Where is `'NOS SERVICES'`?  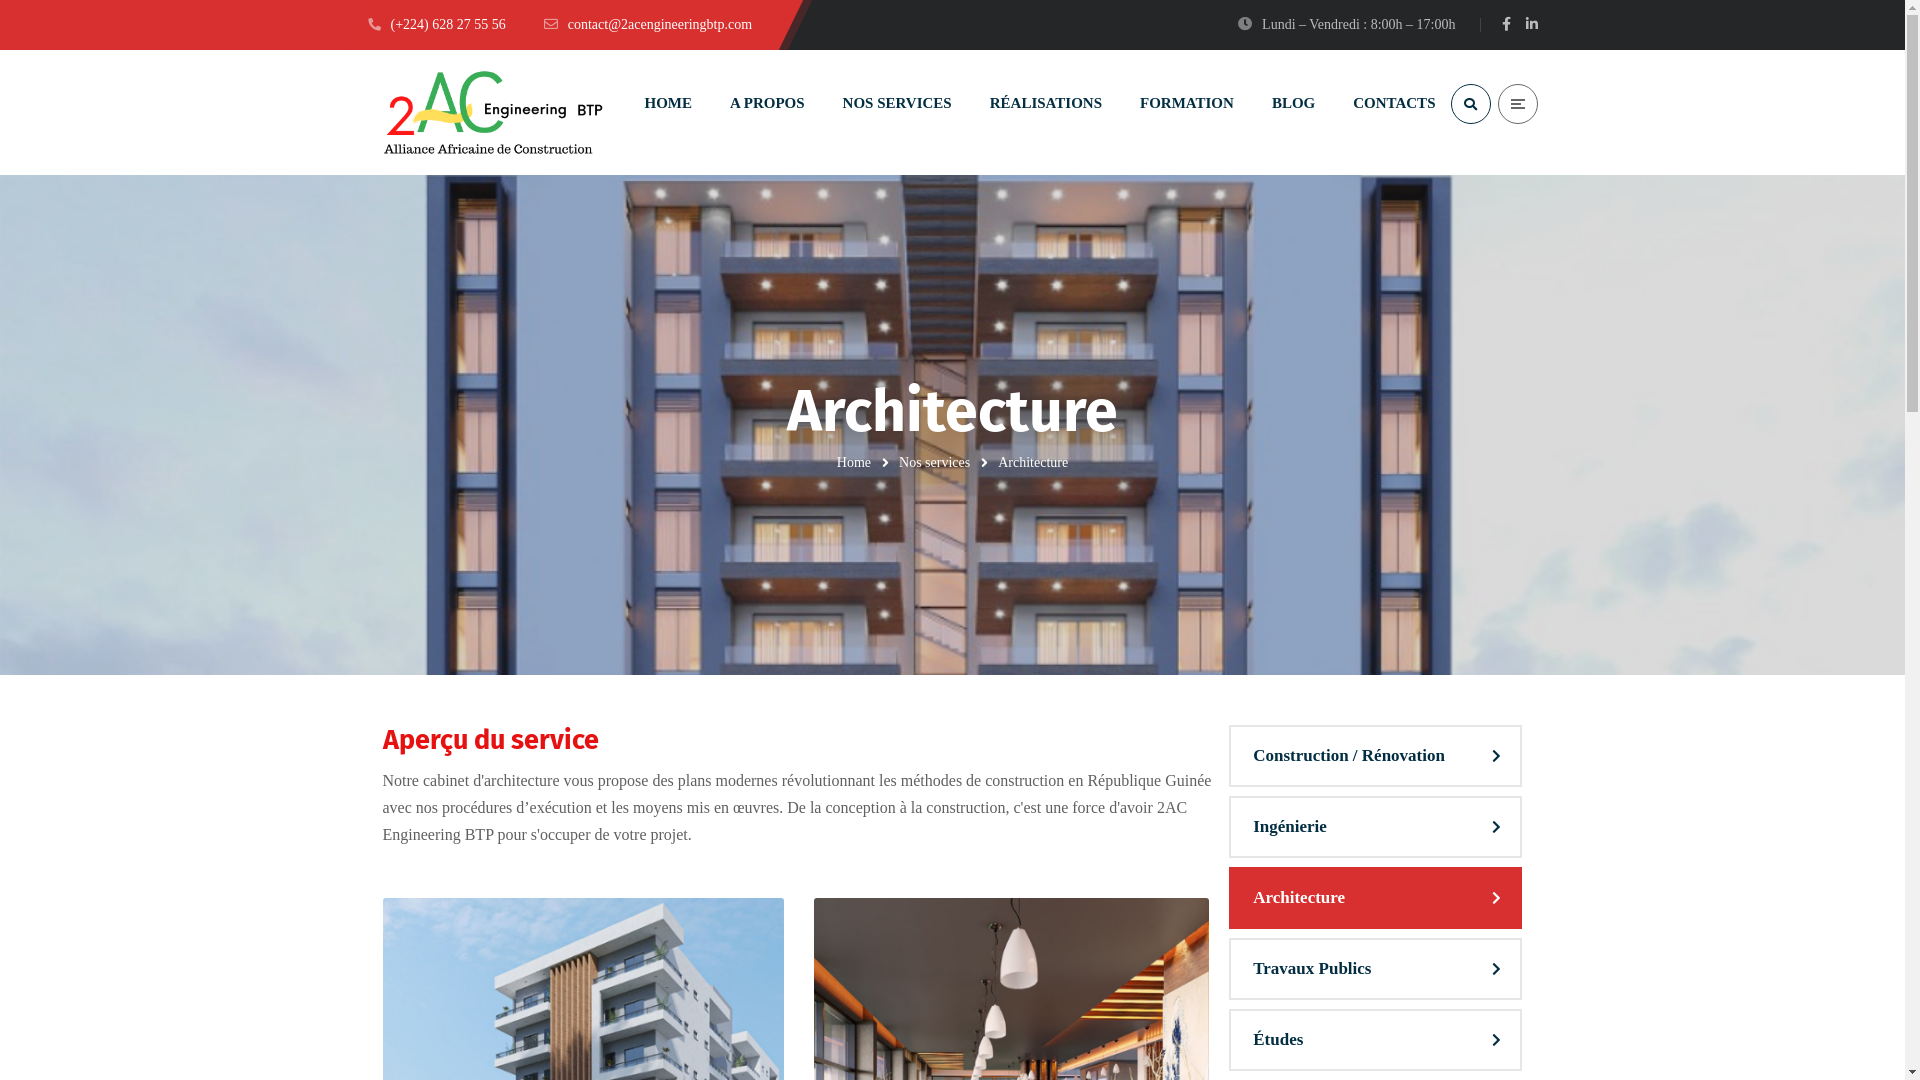
'NOS SERVICES' is located at coordinates (843, 103).